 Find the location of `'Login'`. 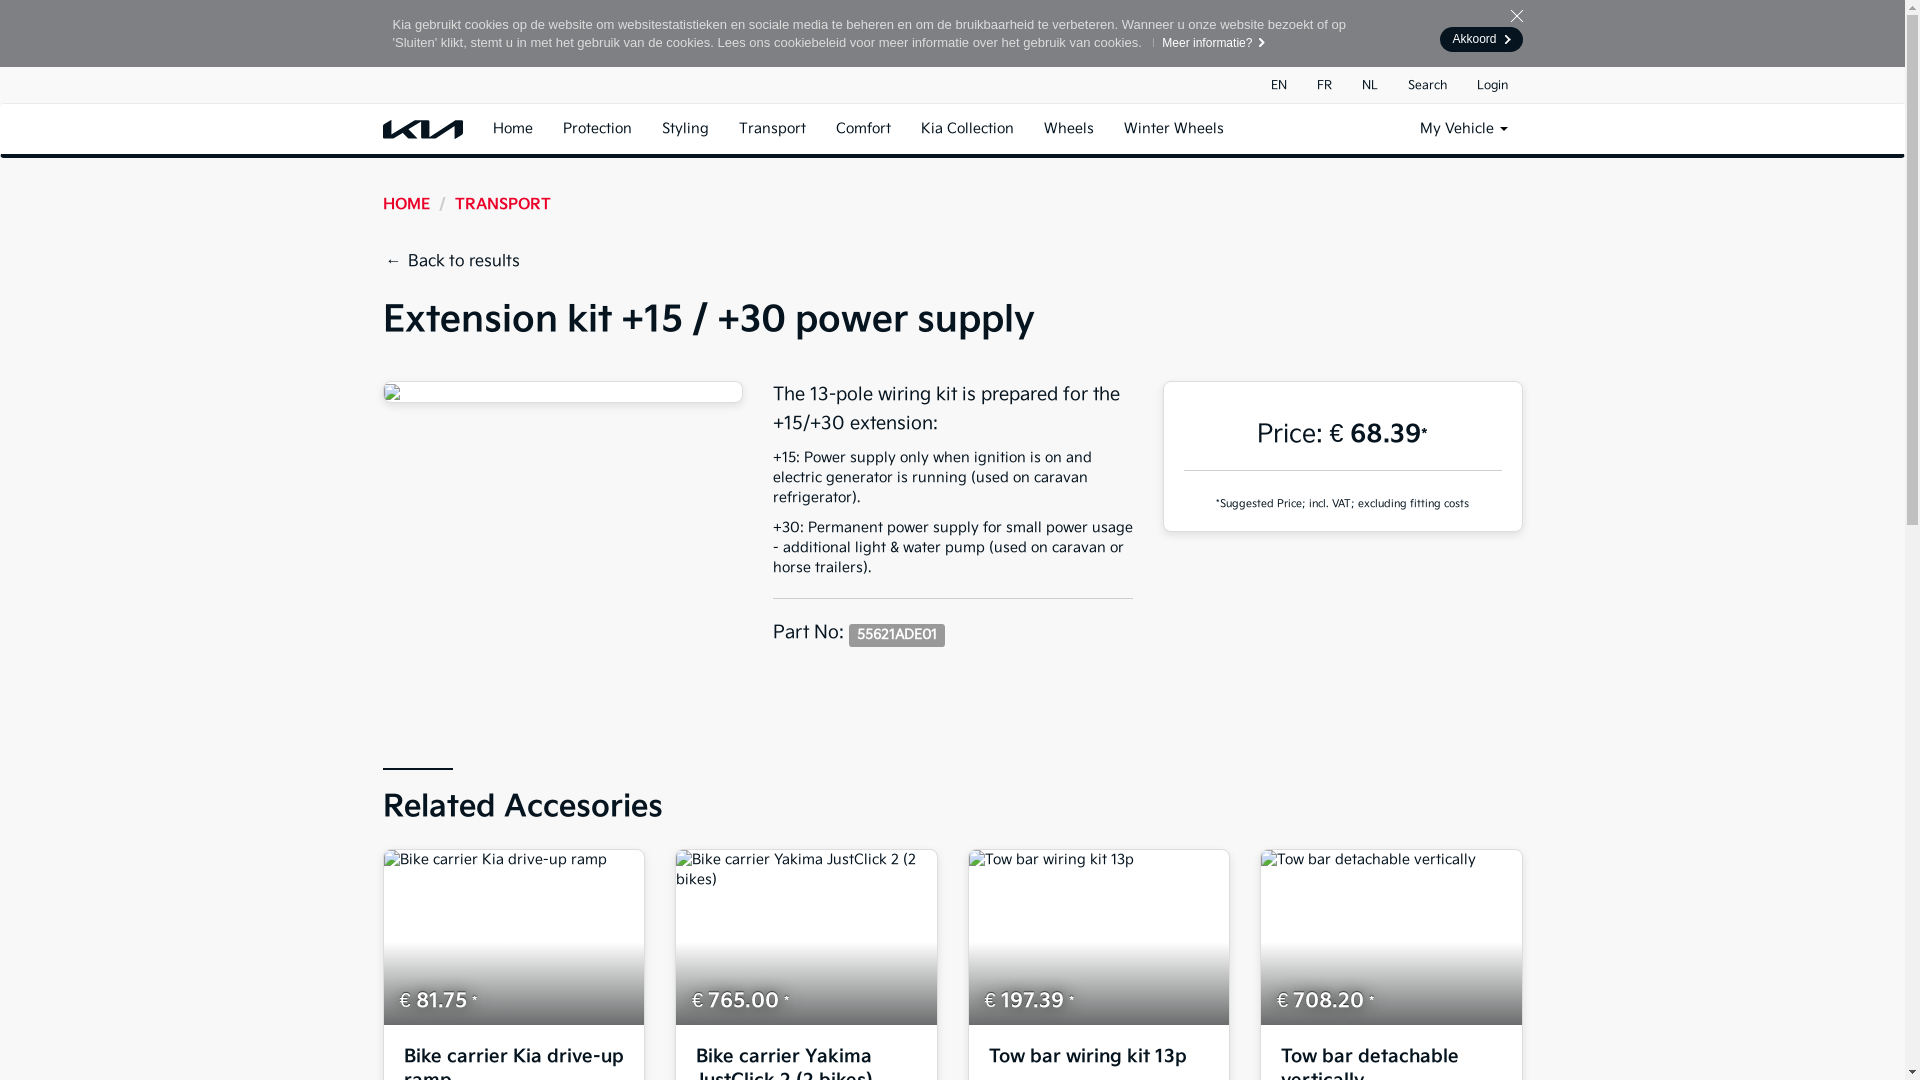

'Login' is located at coordinates (1492, 84).